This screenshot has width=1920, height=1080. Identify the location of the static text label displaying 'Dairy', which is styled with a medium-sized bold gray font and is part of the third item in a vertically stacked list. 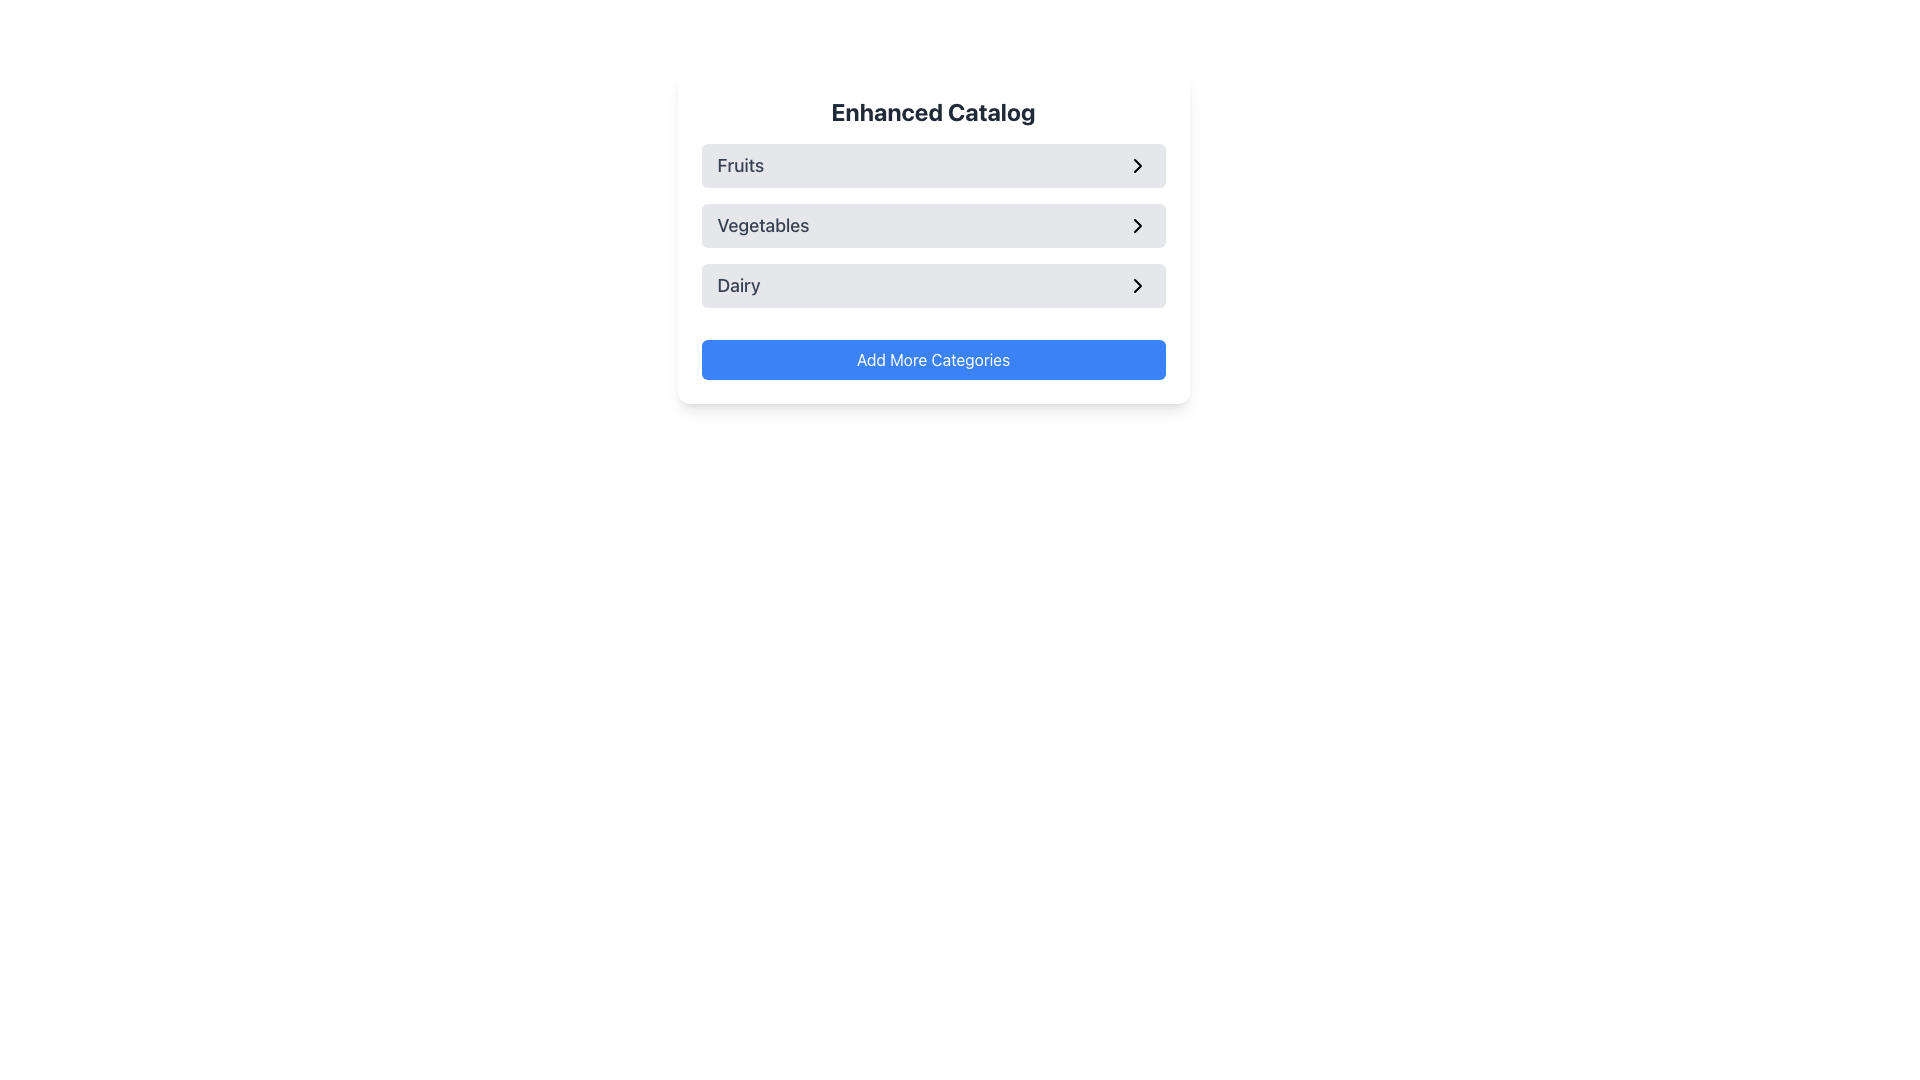
(738, 285).